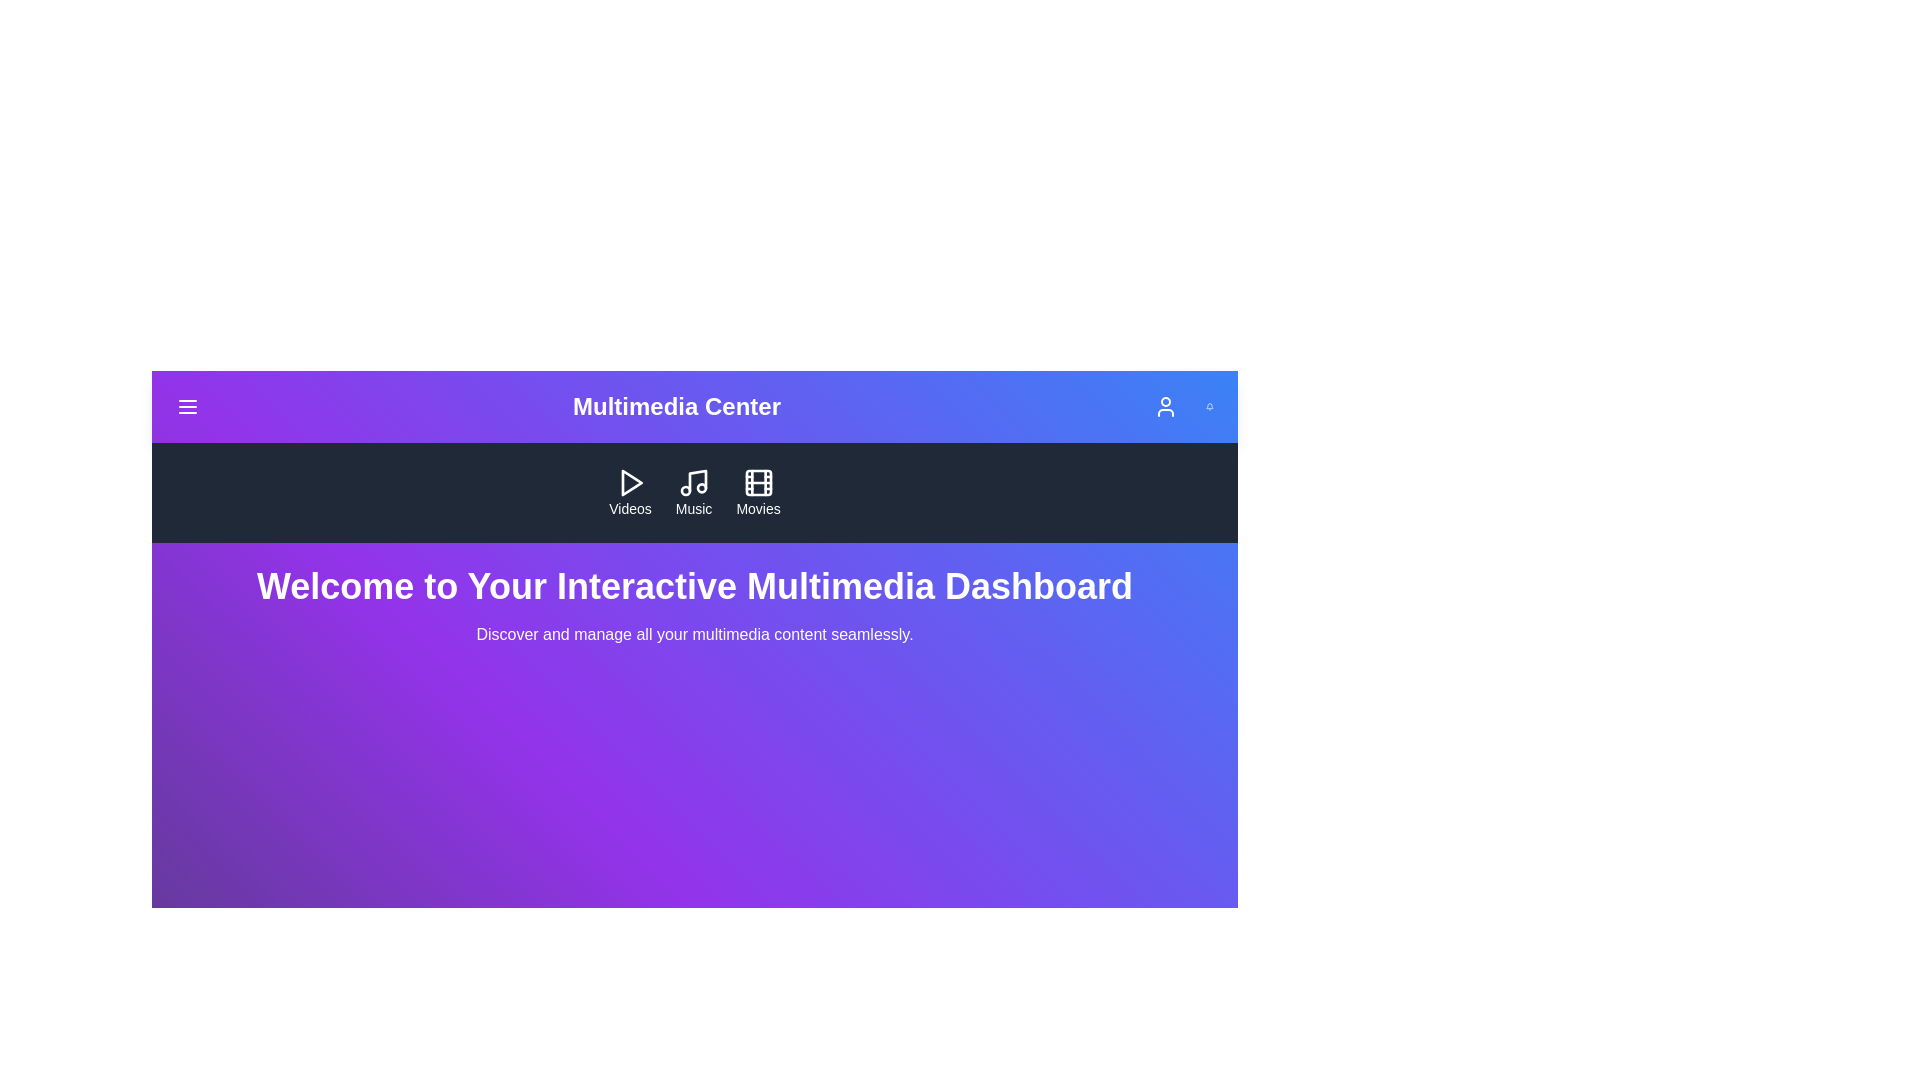 The image size is (1920, 1080). I want to click on the 'Music' button to navigate to the Music section, so click(694, 493).